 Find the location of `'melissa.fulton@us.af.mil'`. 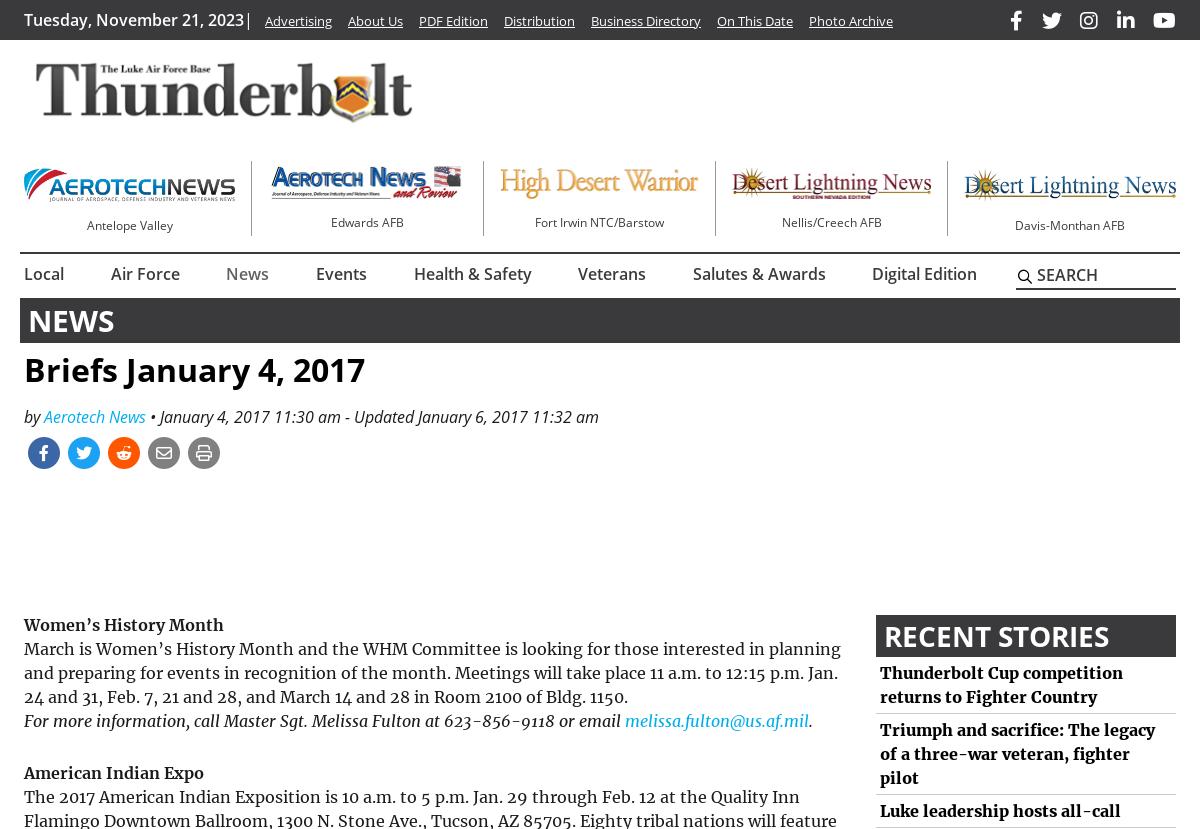

'melissa.fulton@us.af.mil' is located at coordinates (717, 719).